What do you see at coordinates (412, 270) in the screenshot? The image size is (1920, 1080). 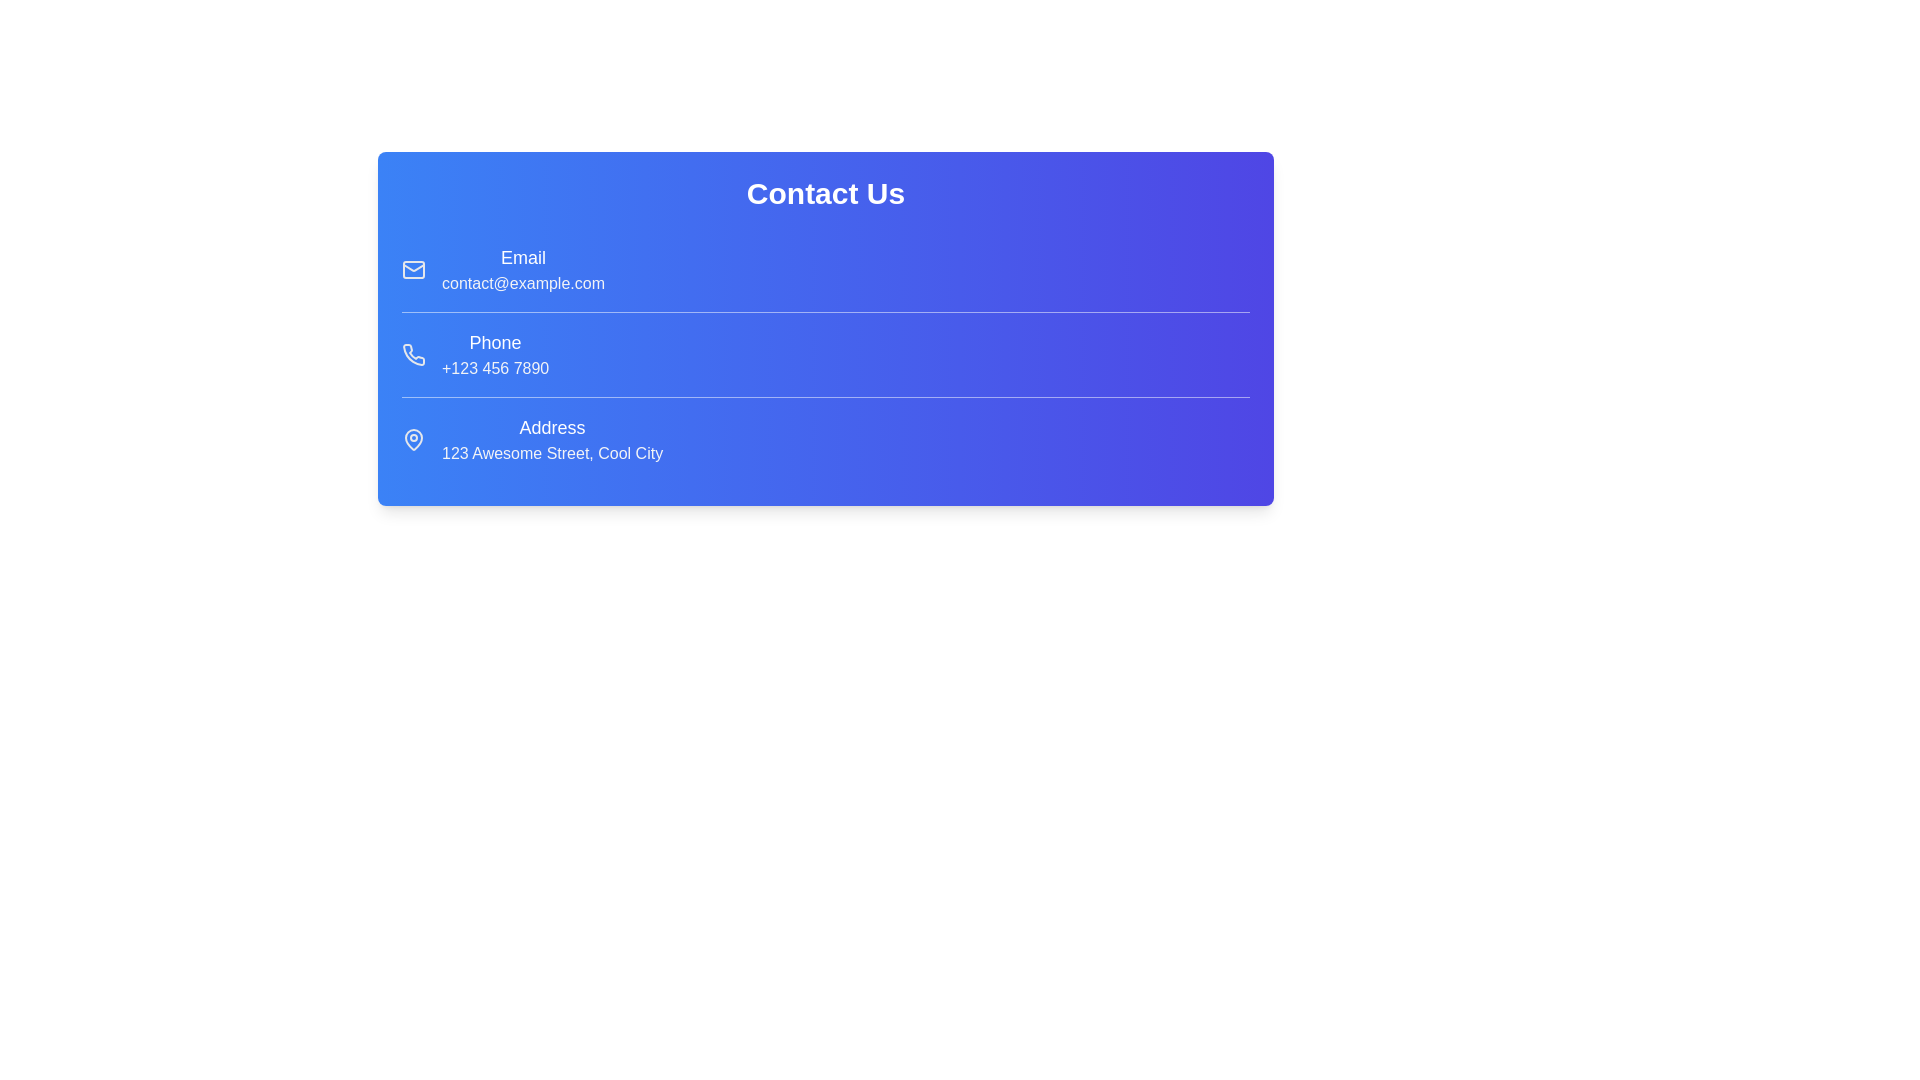 I see `the email contact icon, which visually represents the email address and is located to the far left in the 'Email' contact row` at bounding box center [412, 270].